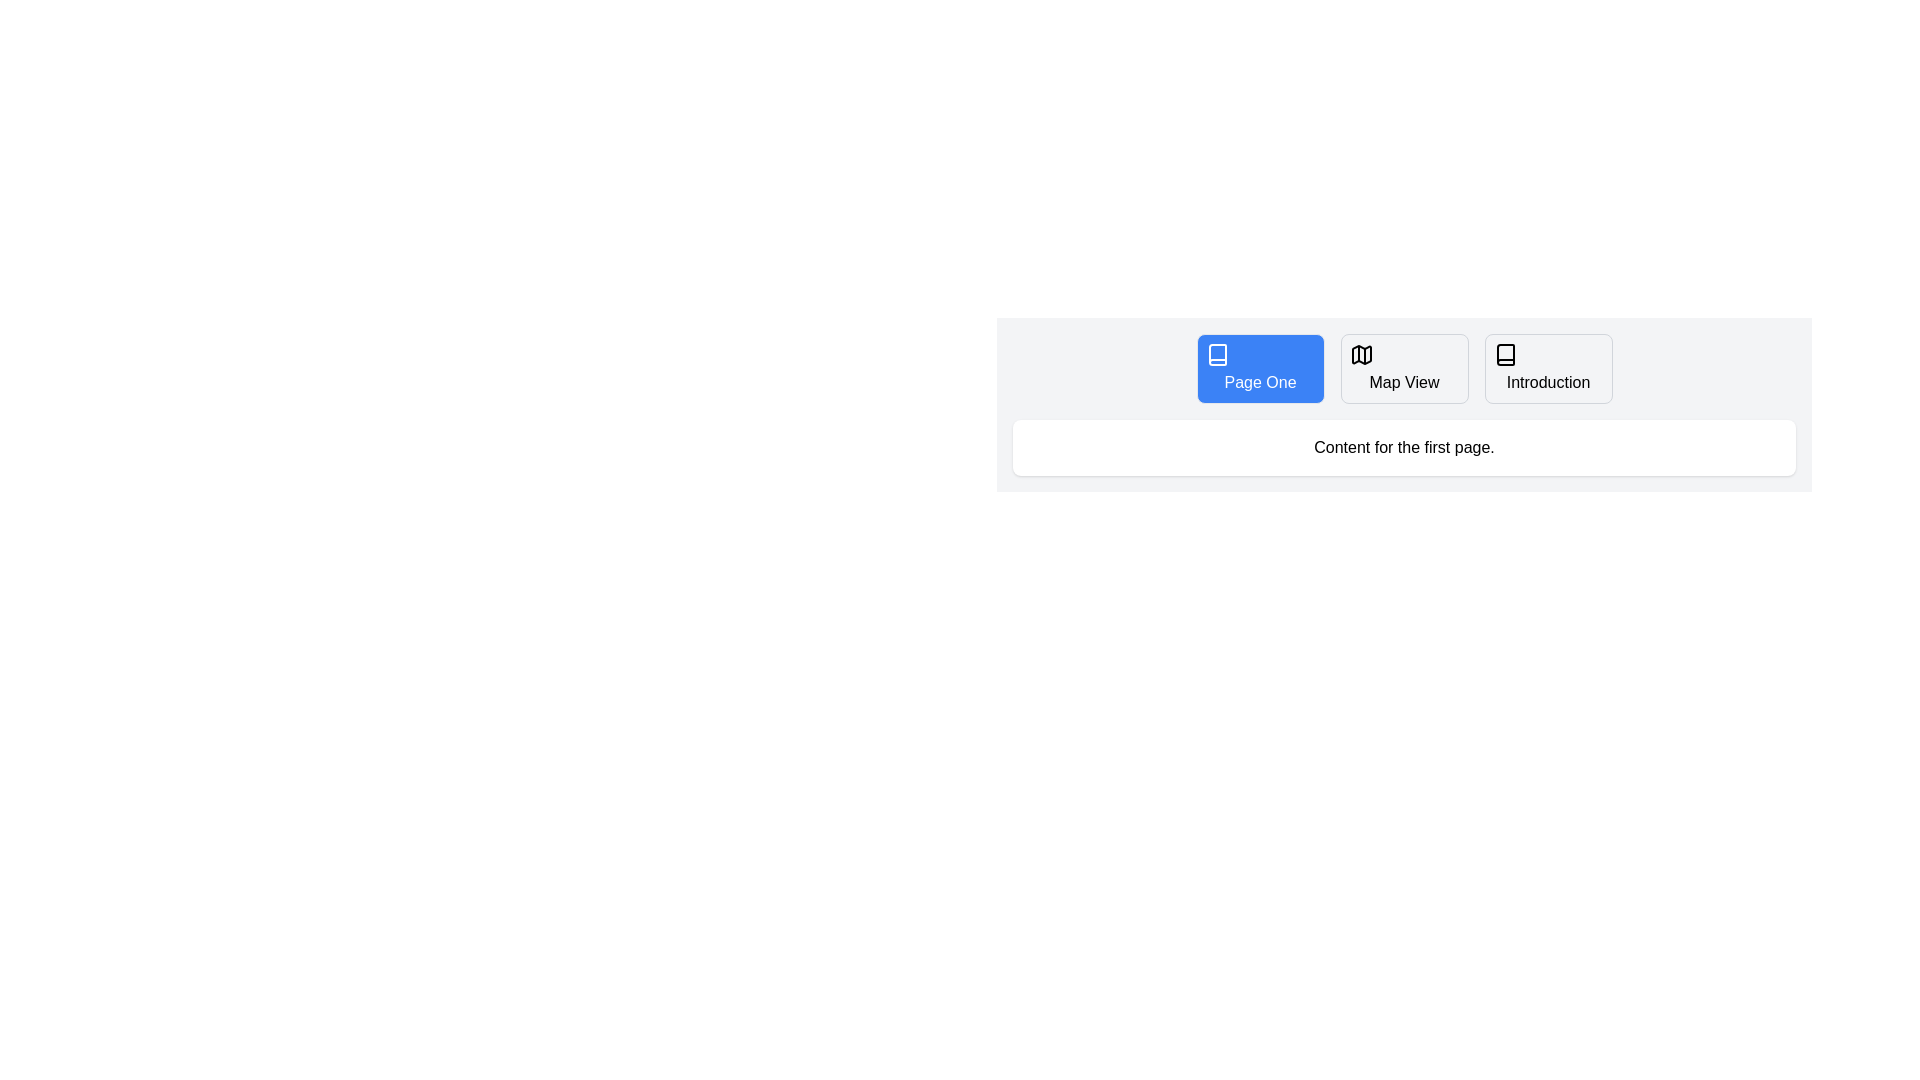 This screenshot has height=1080, width=1920. What do you see at coordinates (1547, 369) in the screenshot?
I see `the third button in the top center row, which redirects to the 'Introduction' section, to potentially display a tooltip` at bounding box center [1547, 369].